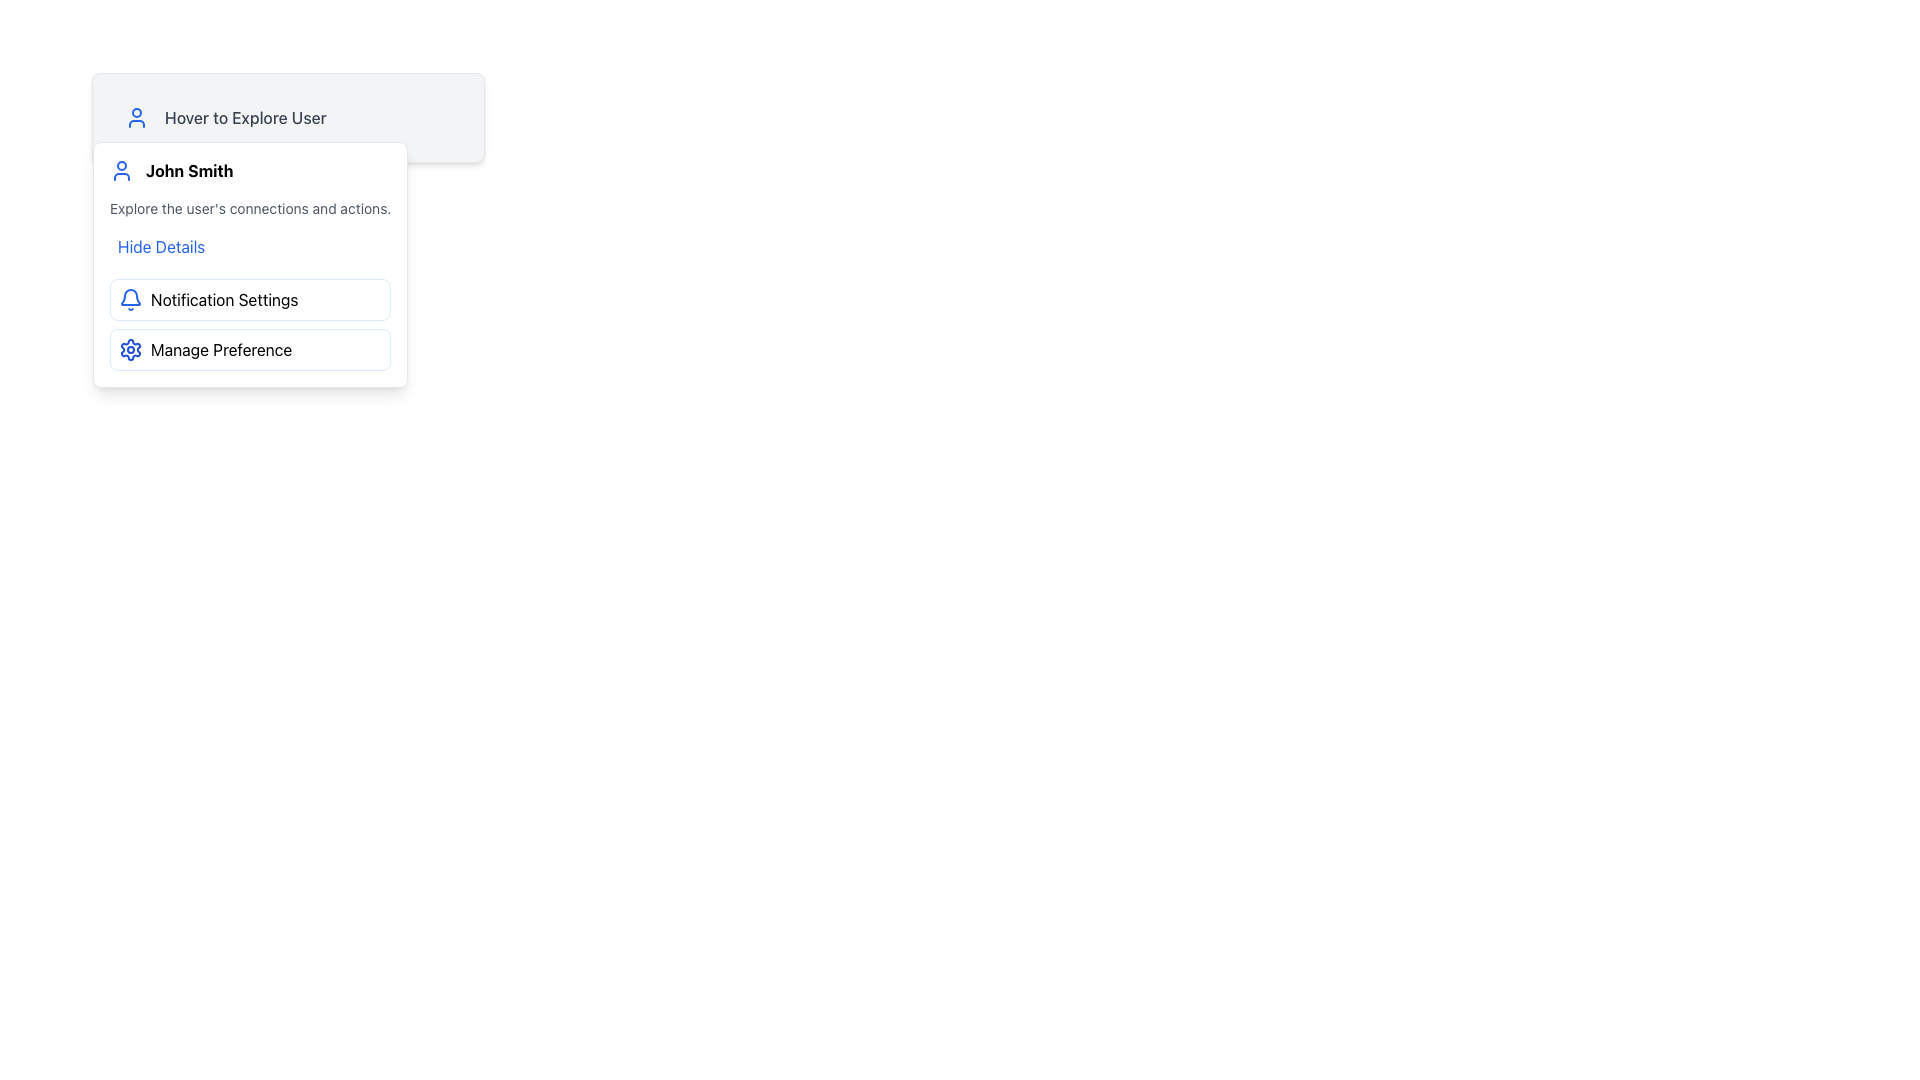 This screenshot has width=1920, height=1080. What do you see at coordinates (129, 349) in the screenshot?
I see `the gear-shaped settings icon with a blue outline located centrally near the bottom of the pop-up menu under the 'Manage Preference' option` at bounding box center [129, 349].